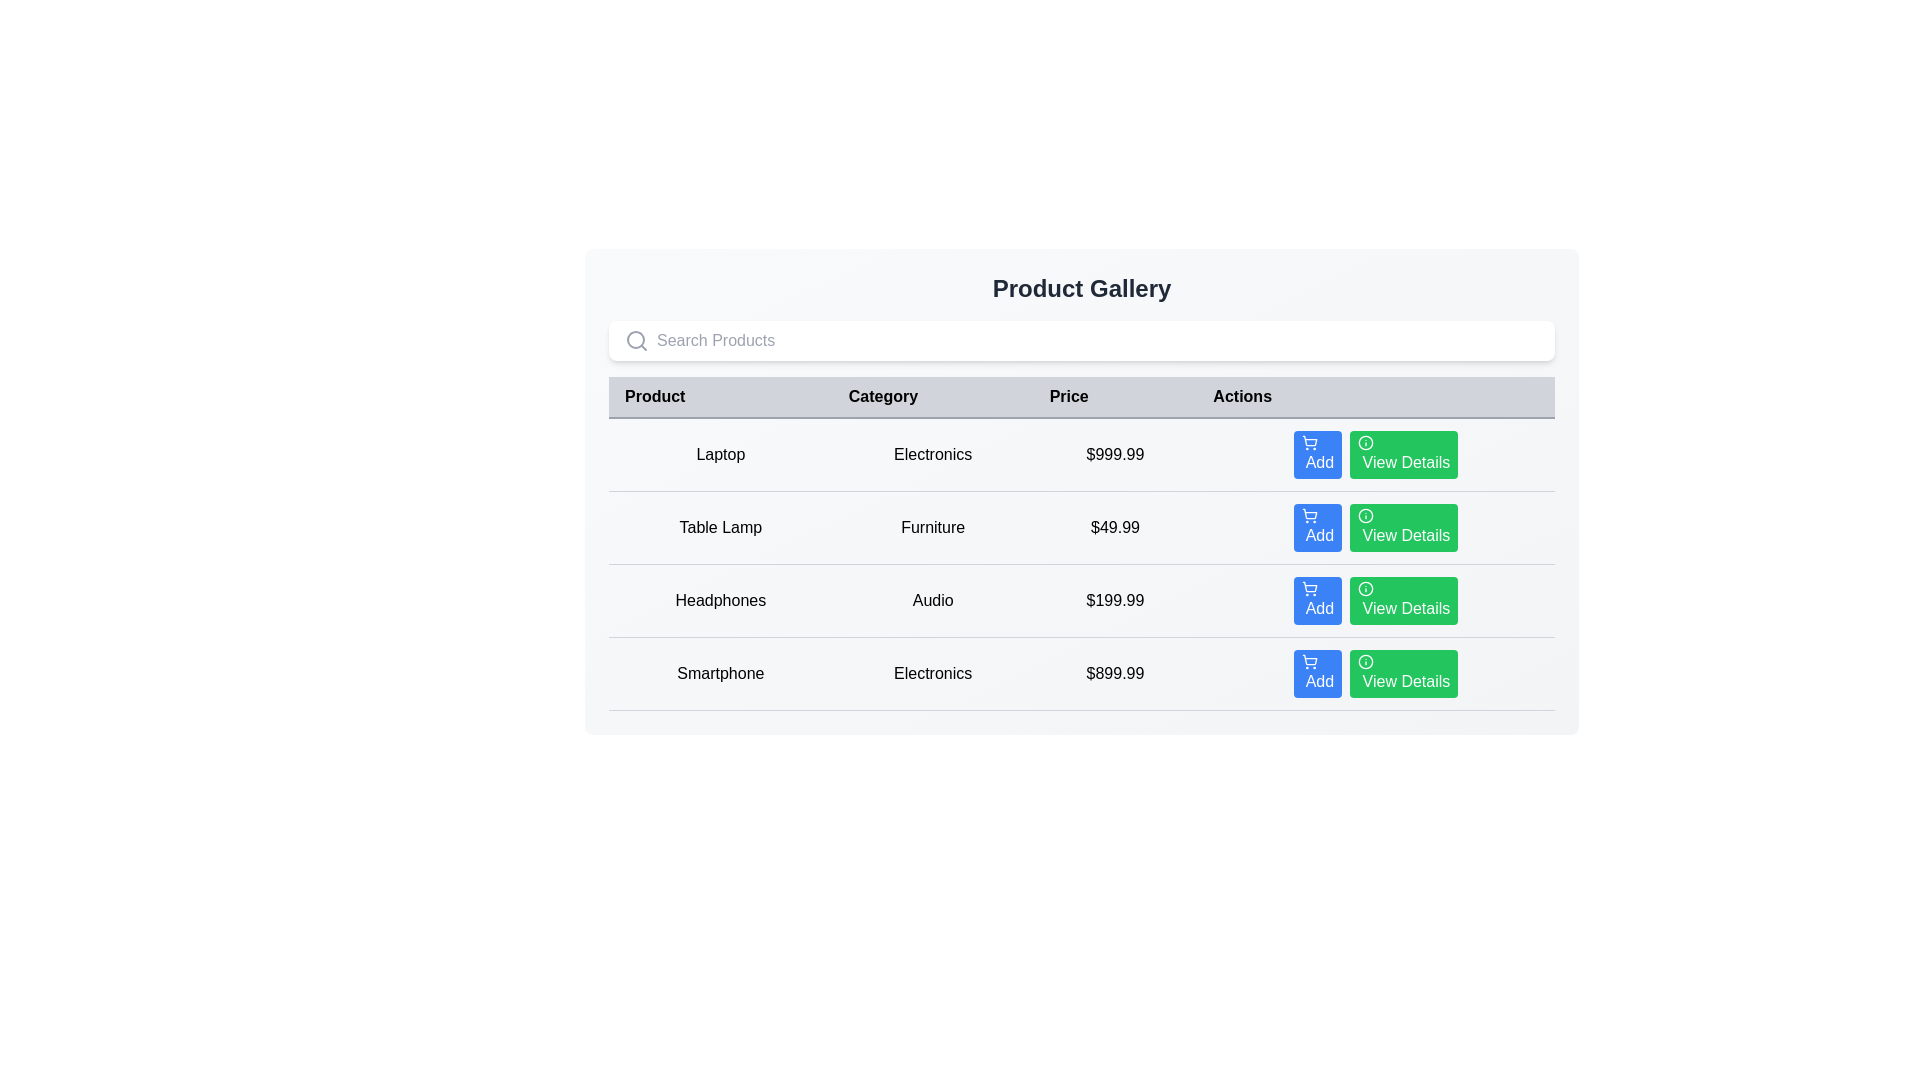  Describe the element at coordinates (1310, 440) in the screenshot. I see `the shopping cart icon within the 'Actions' column next to the first row (product Laptop)` at that location.